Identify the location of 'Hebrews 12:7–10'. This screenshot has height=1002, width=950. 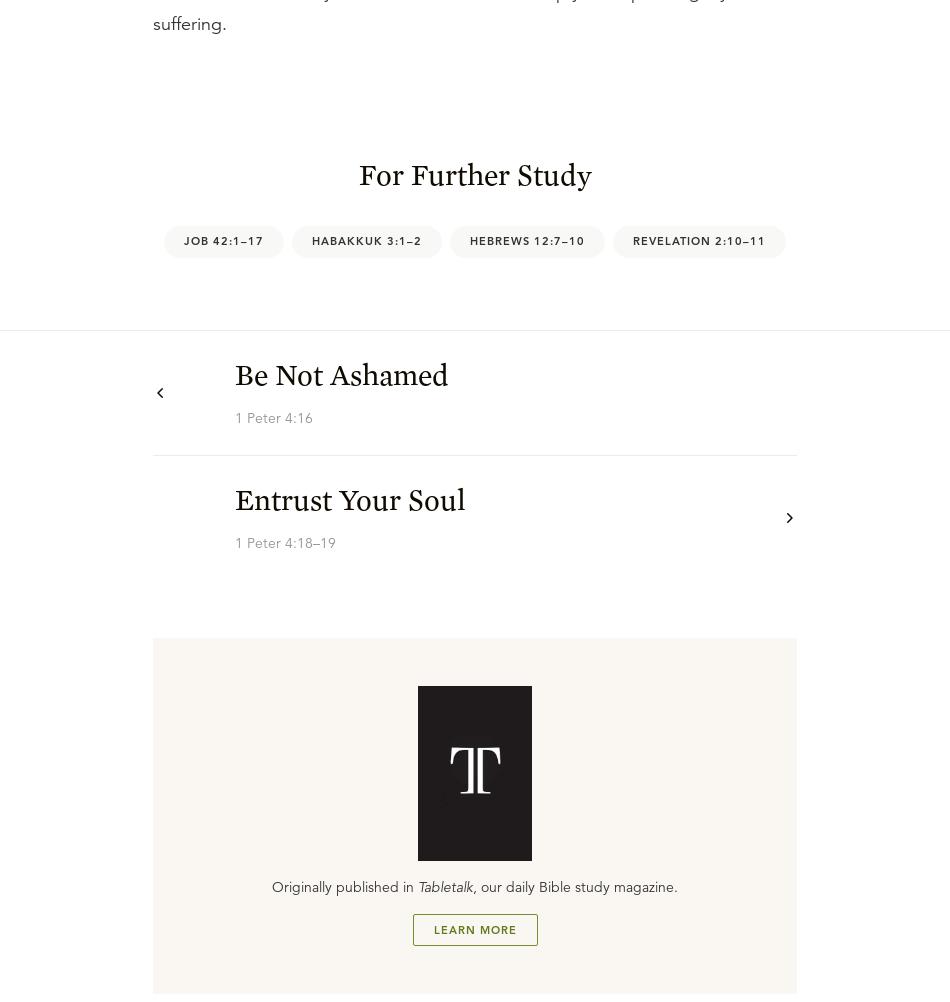
(527, 240).